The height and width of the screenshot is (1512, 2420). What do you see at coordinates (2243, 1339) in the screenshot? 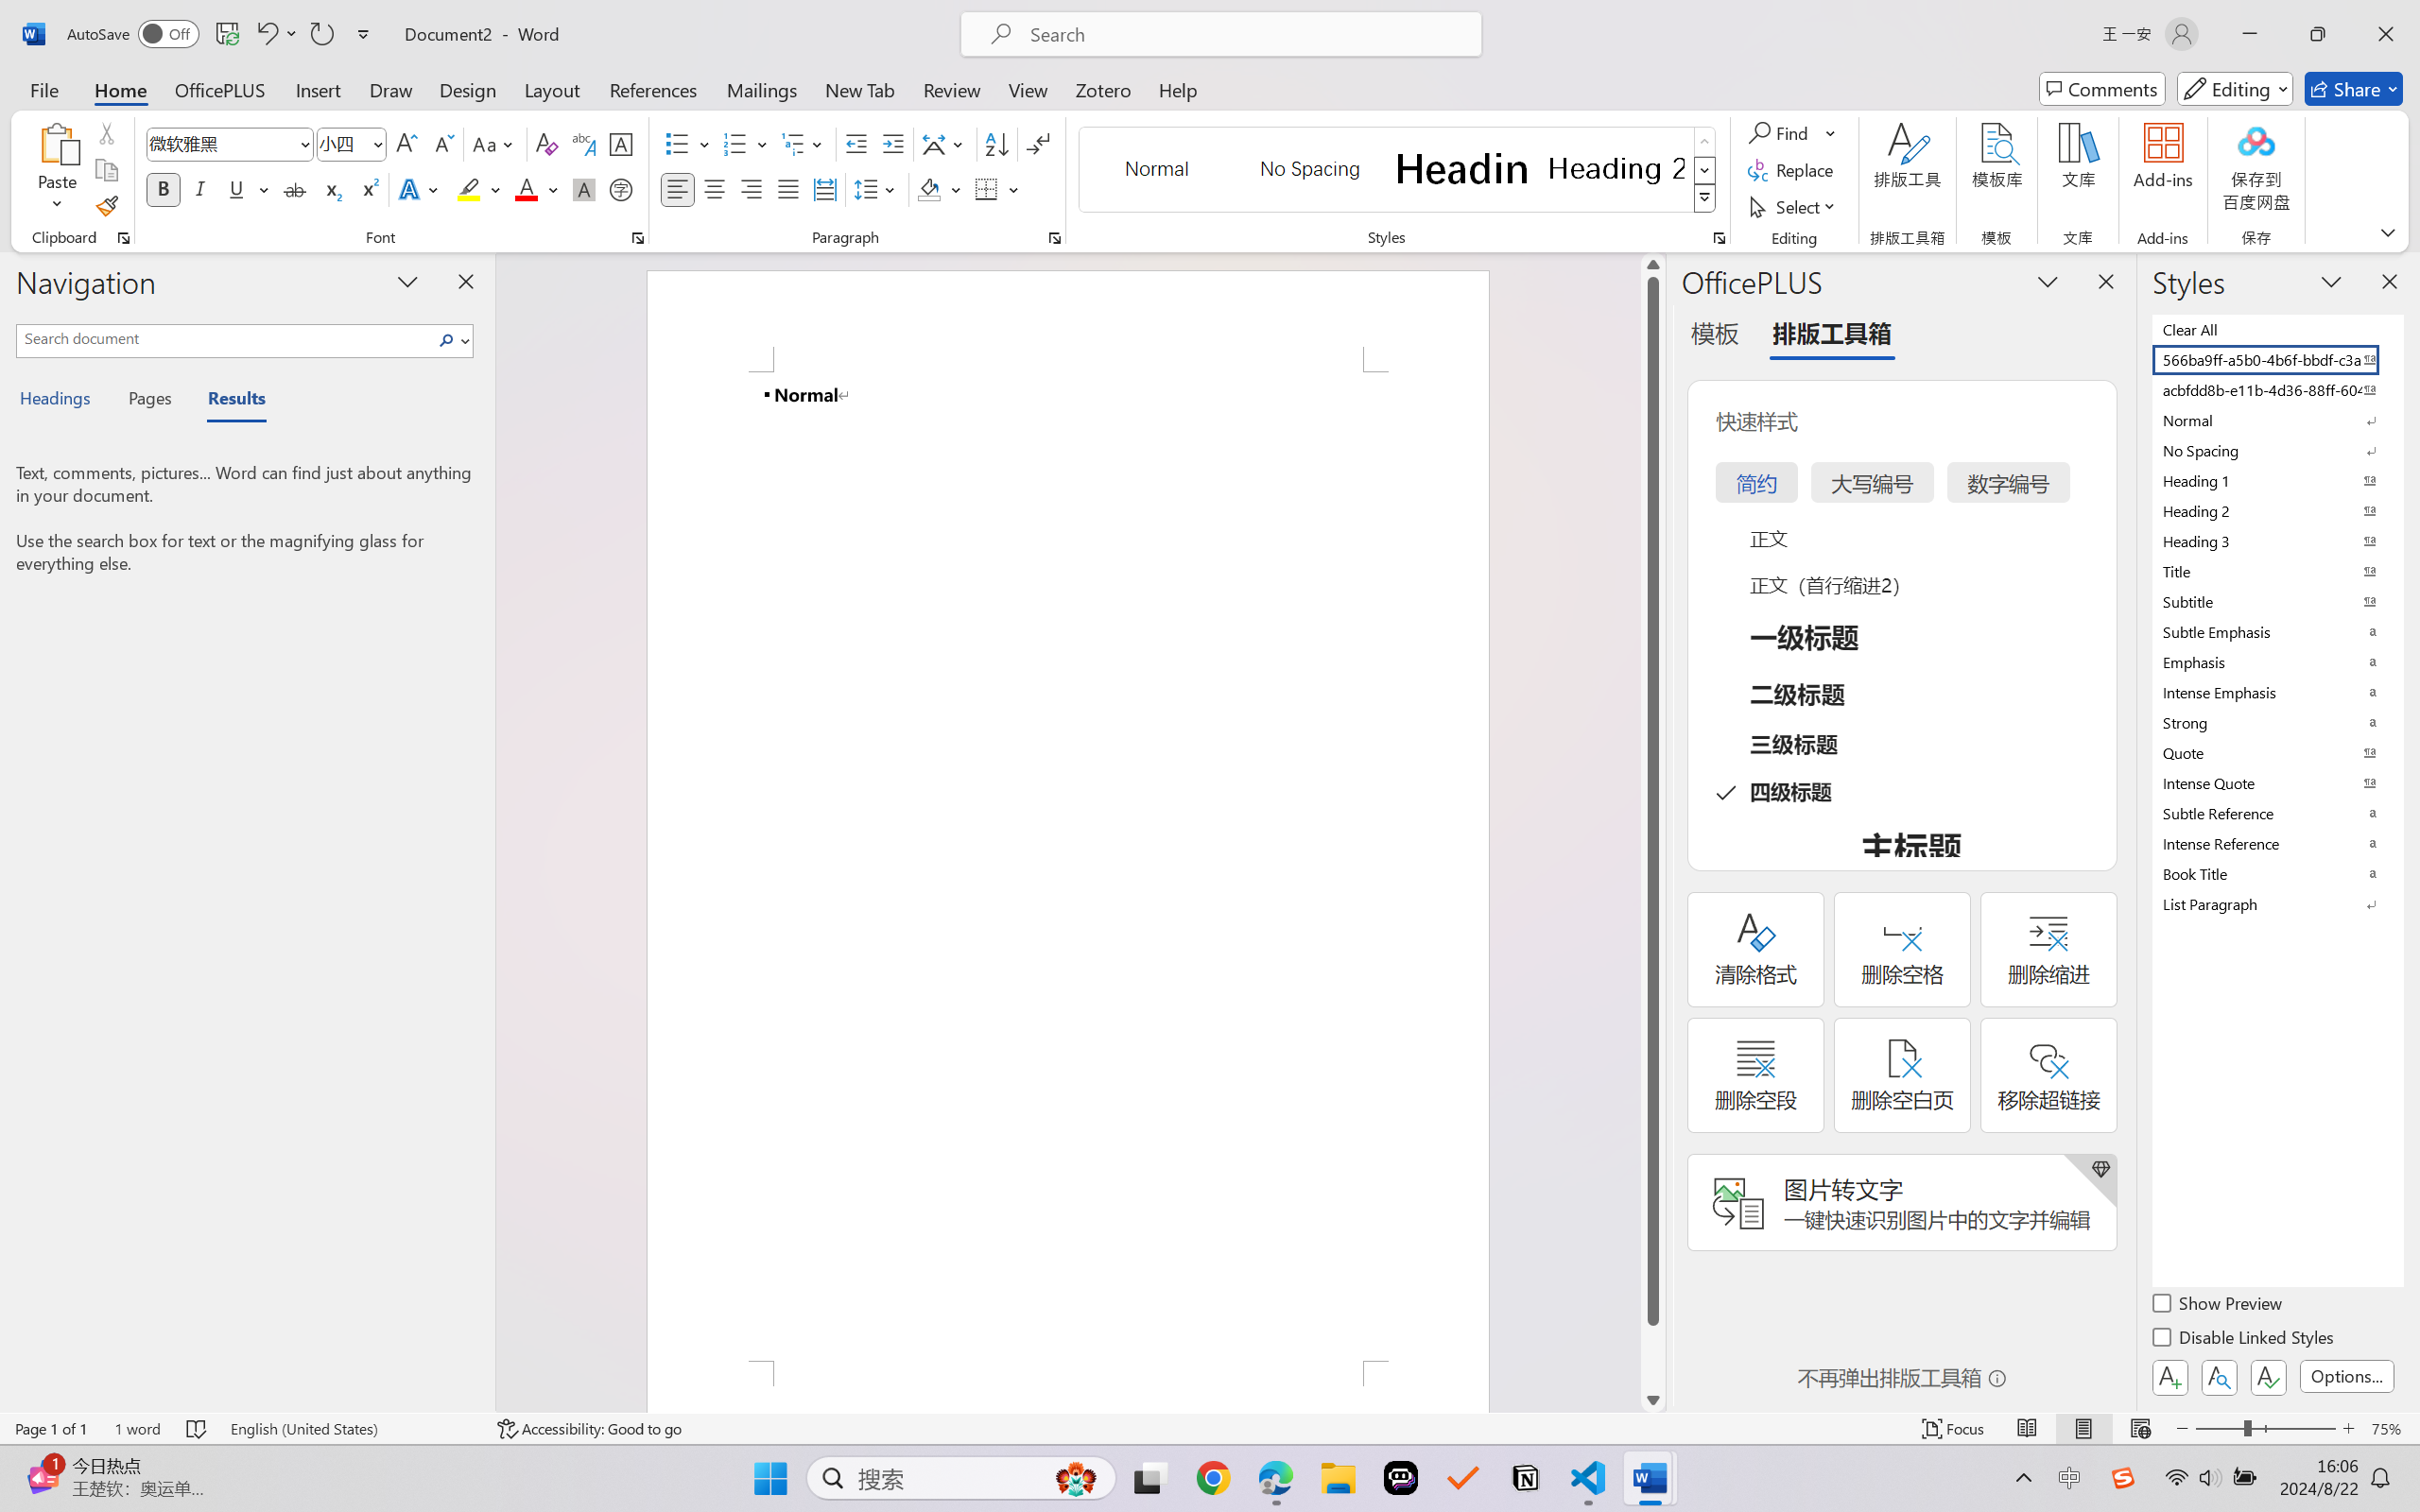
I see `'Disable Linked Styles'` at bounding box center [2243, 1339].